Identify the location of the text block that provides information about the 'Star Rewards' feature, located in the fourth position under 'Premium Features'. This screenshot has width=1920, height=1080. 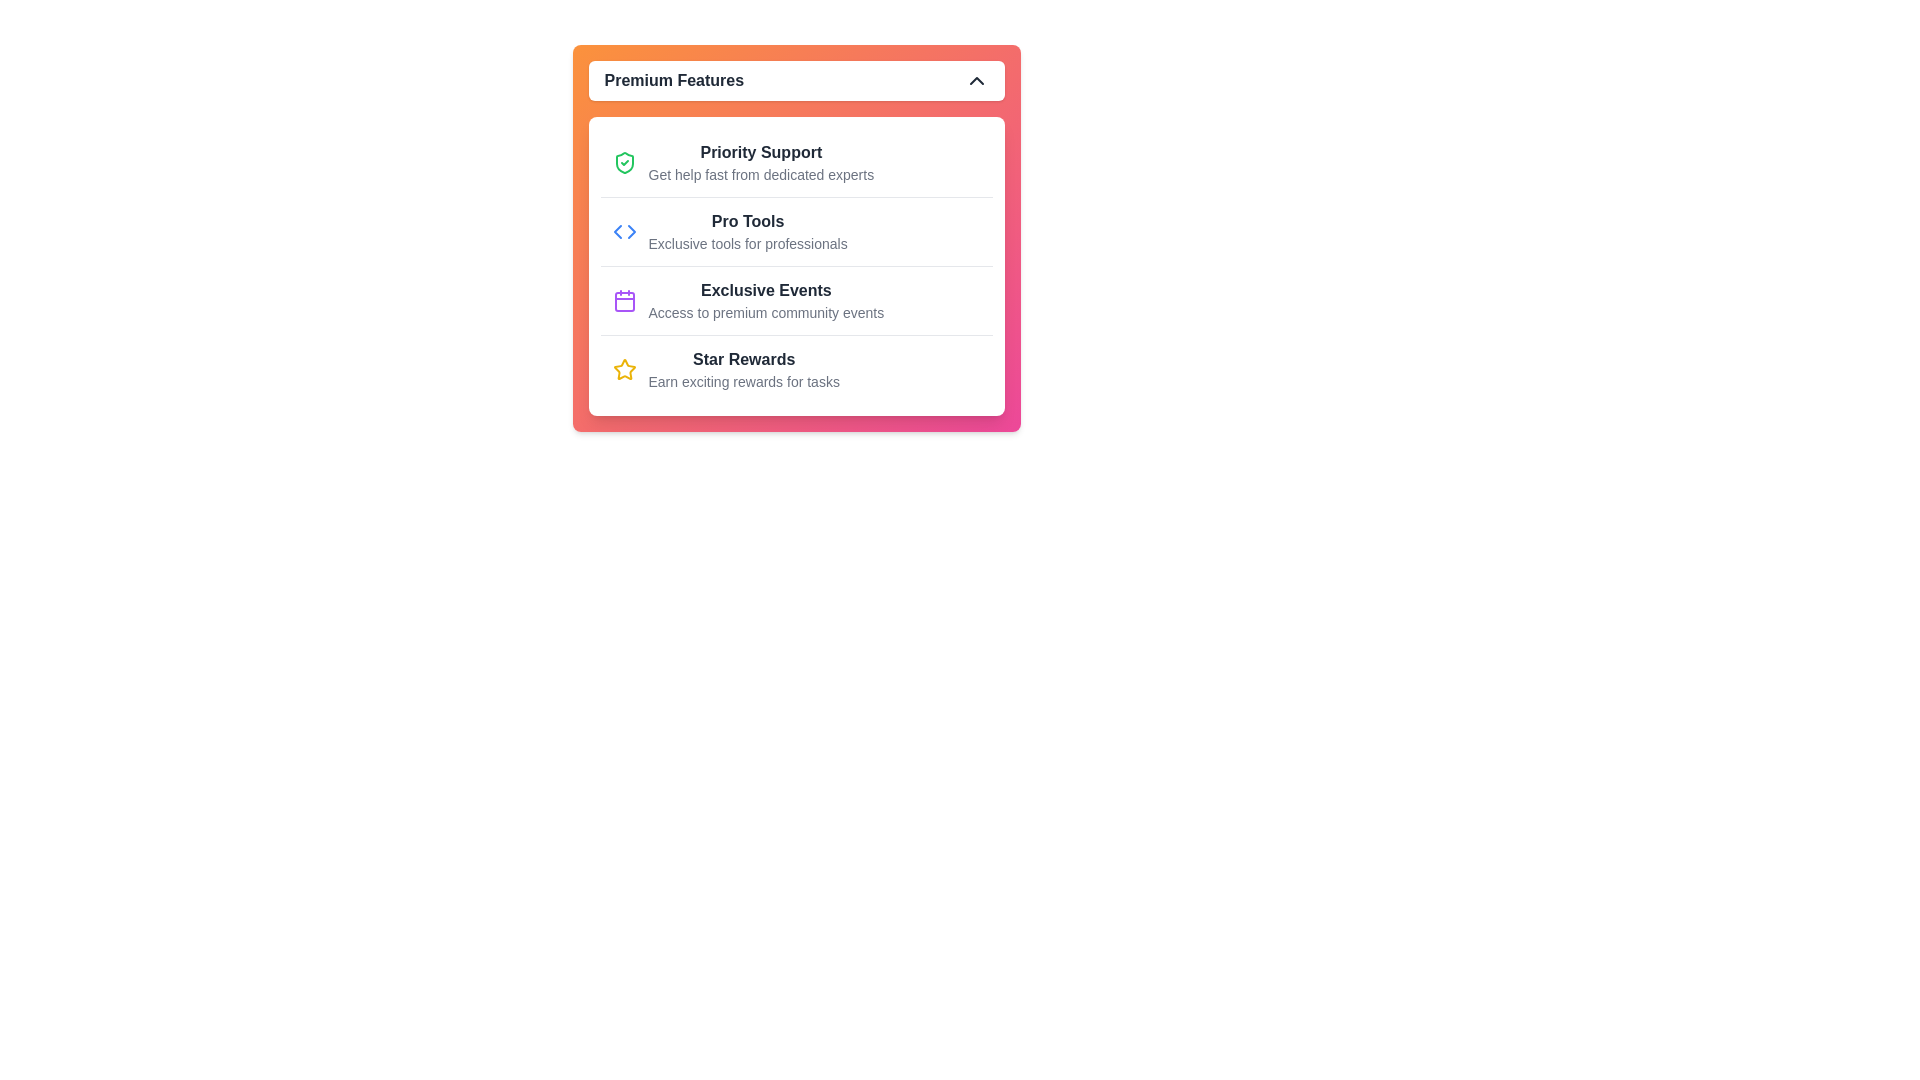
(743, 370).